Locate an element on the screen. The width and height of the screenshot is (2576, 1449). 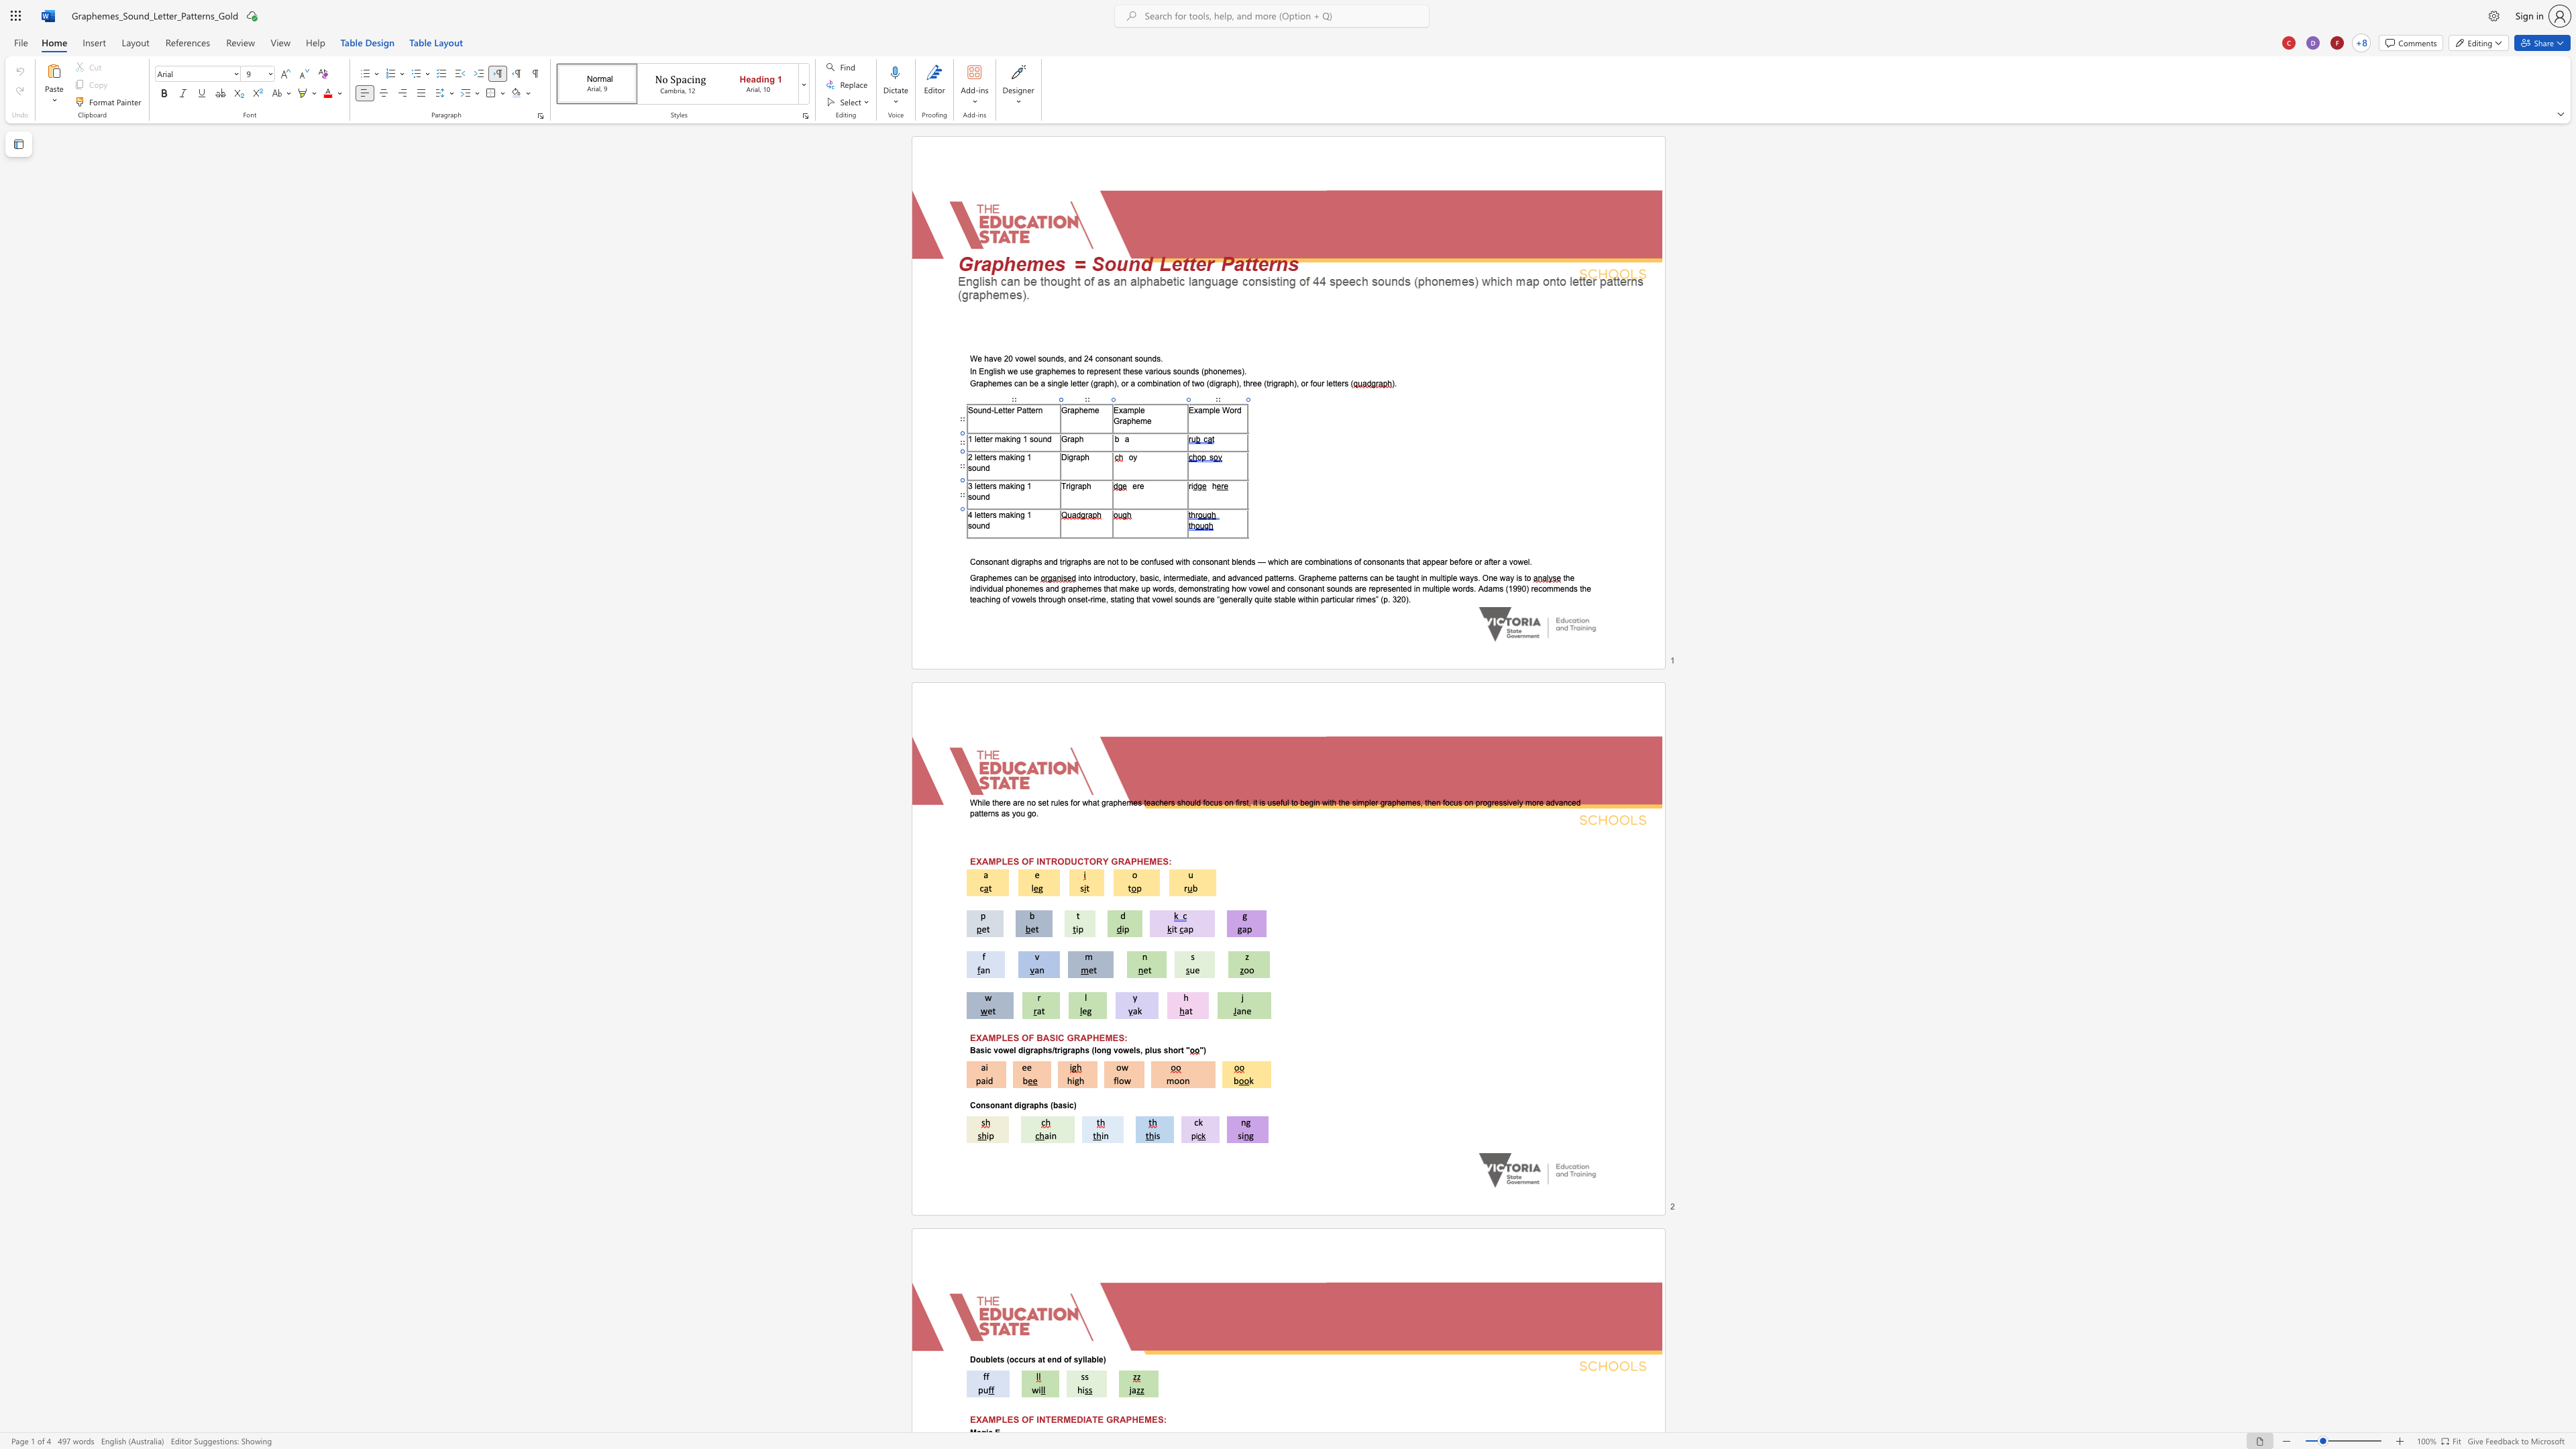
the space between the continuous character "a" and "k" in the text is located at coordinates (1010, 513).